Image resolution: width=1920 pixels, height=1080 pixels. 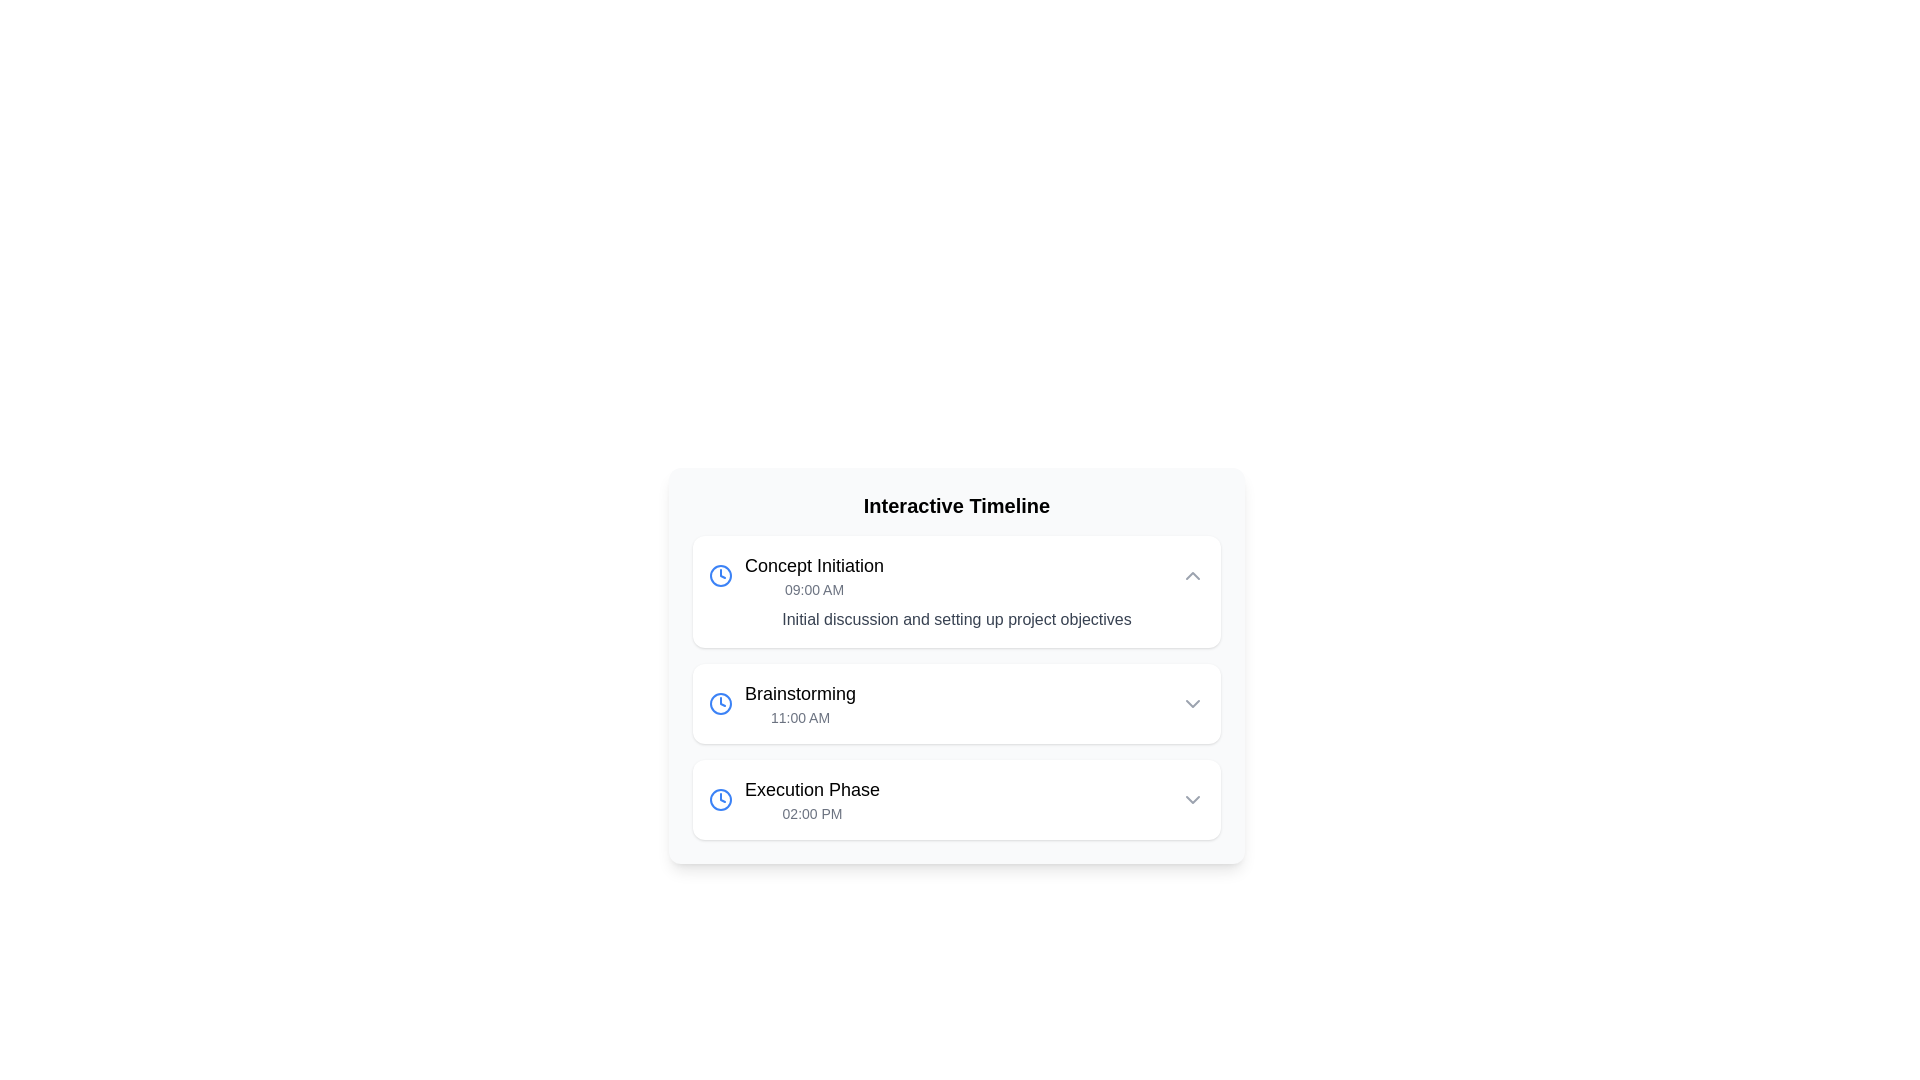 What do you see at coordinates (800, 693) in the screenshot?
I see `the 'Brainstorming' text label to interact with the linked content in the timeline interface, positioned above '11:00 AM'` at bounding box center [800, 693].